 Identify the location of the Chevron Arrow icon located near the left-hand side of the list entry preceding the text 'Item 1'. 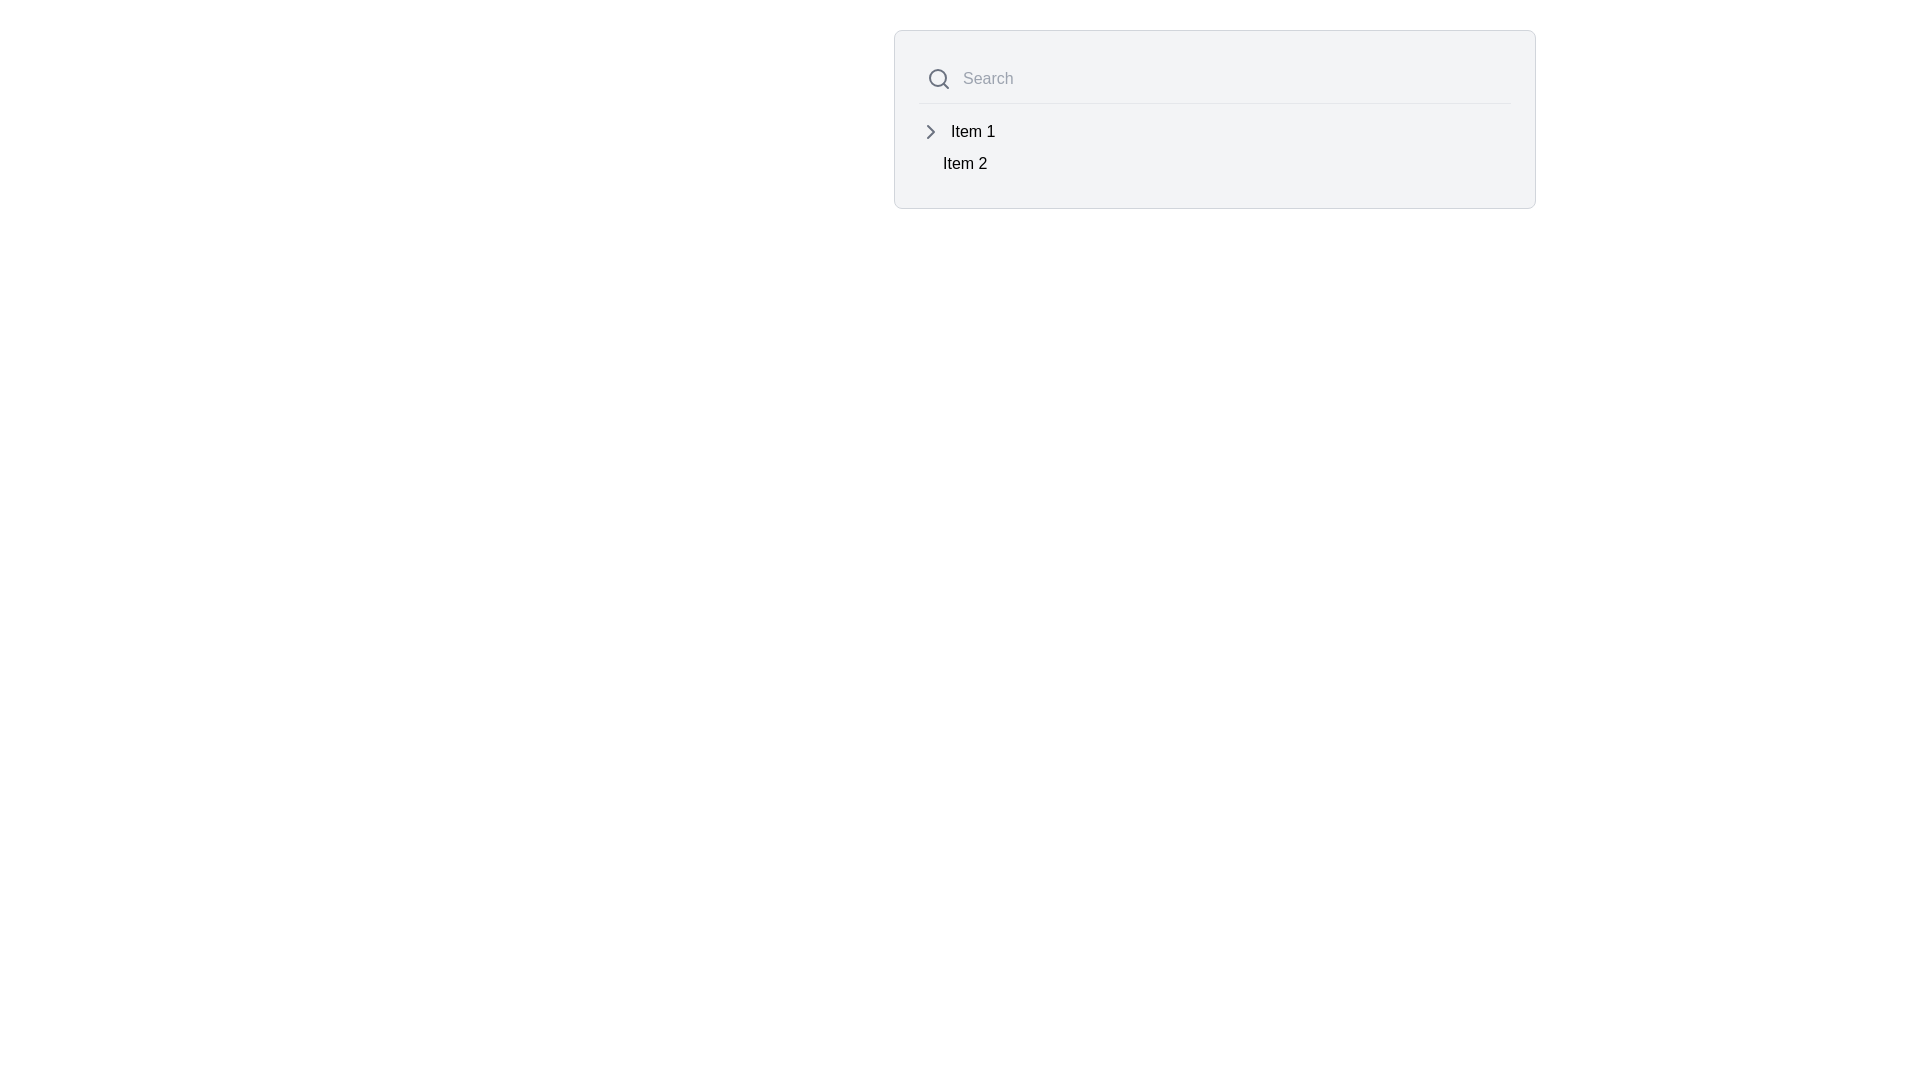
(930, 131).